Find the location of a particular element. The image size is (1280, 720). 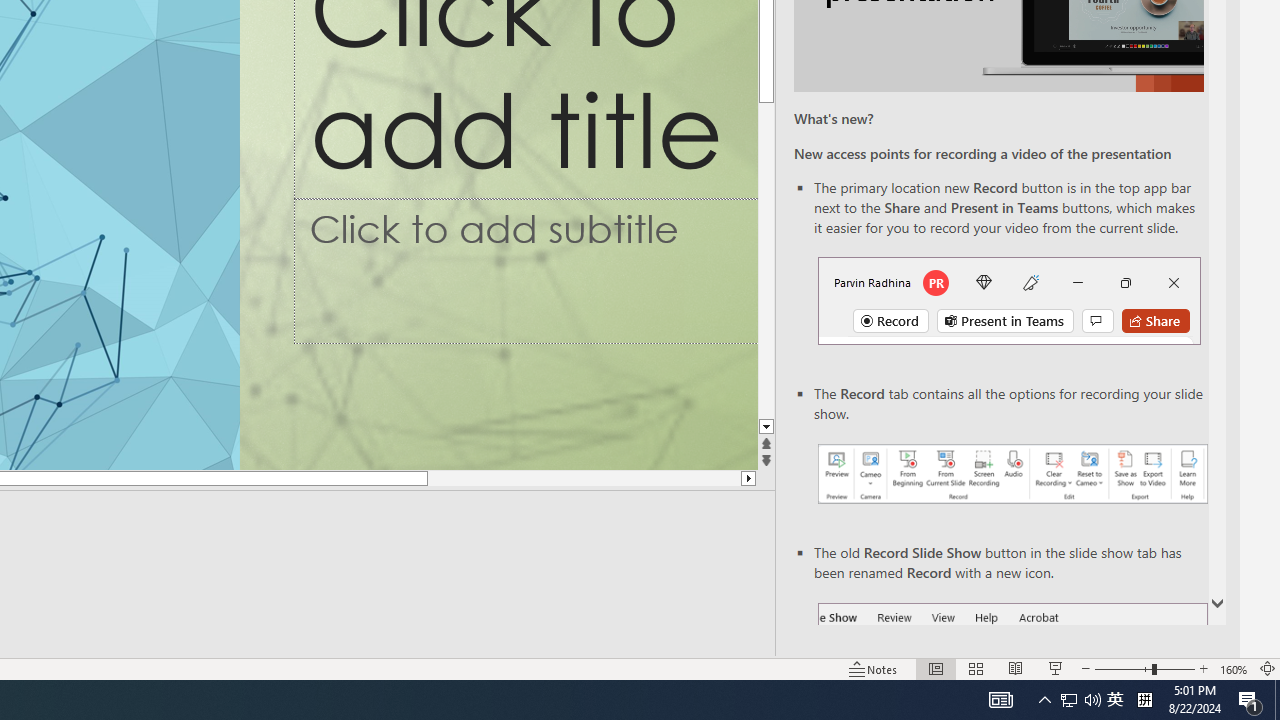

'Zoom 160%' is located at coordinates (1233, 669).